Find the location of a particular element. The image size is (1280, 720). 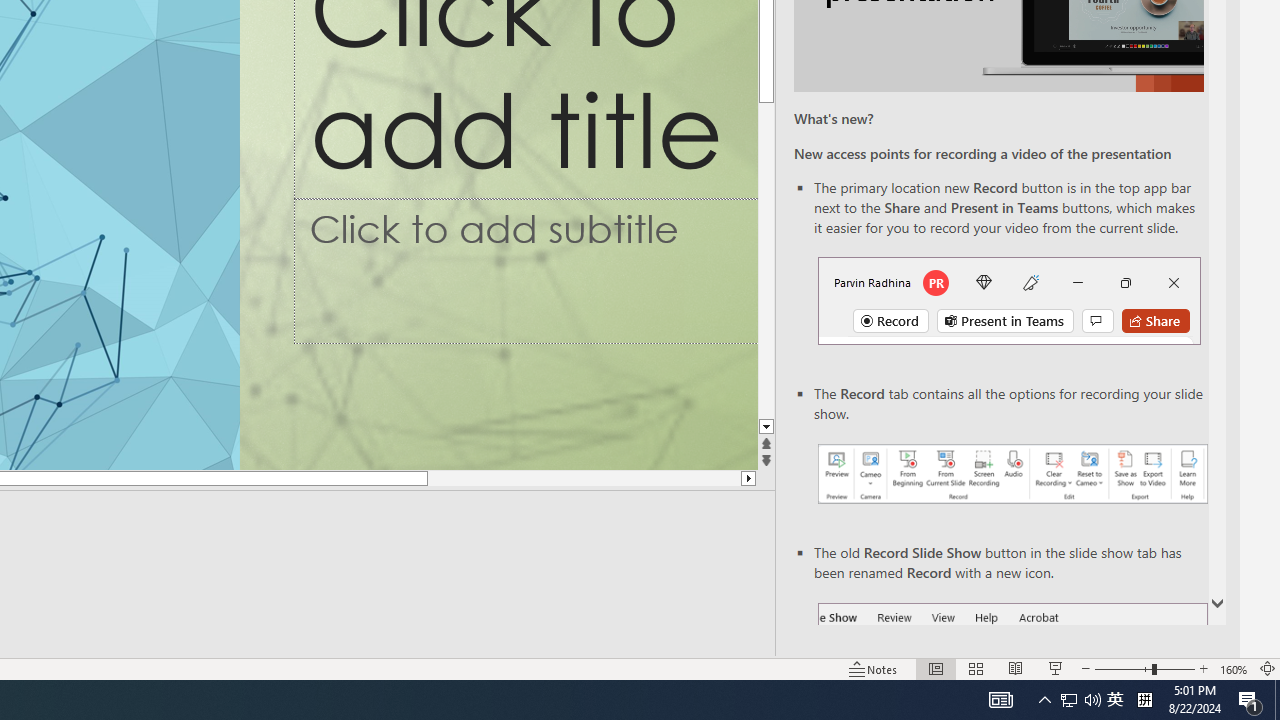

'Zoom 160%' is located at coordinates (1233, 669).